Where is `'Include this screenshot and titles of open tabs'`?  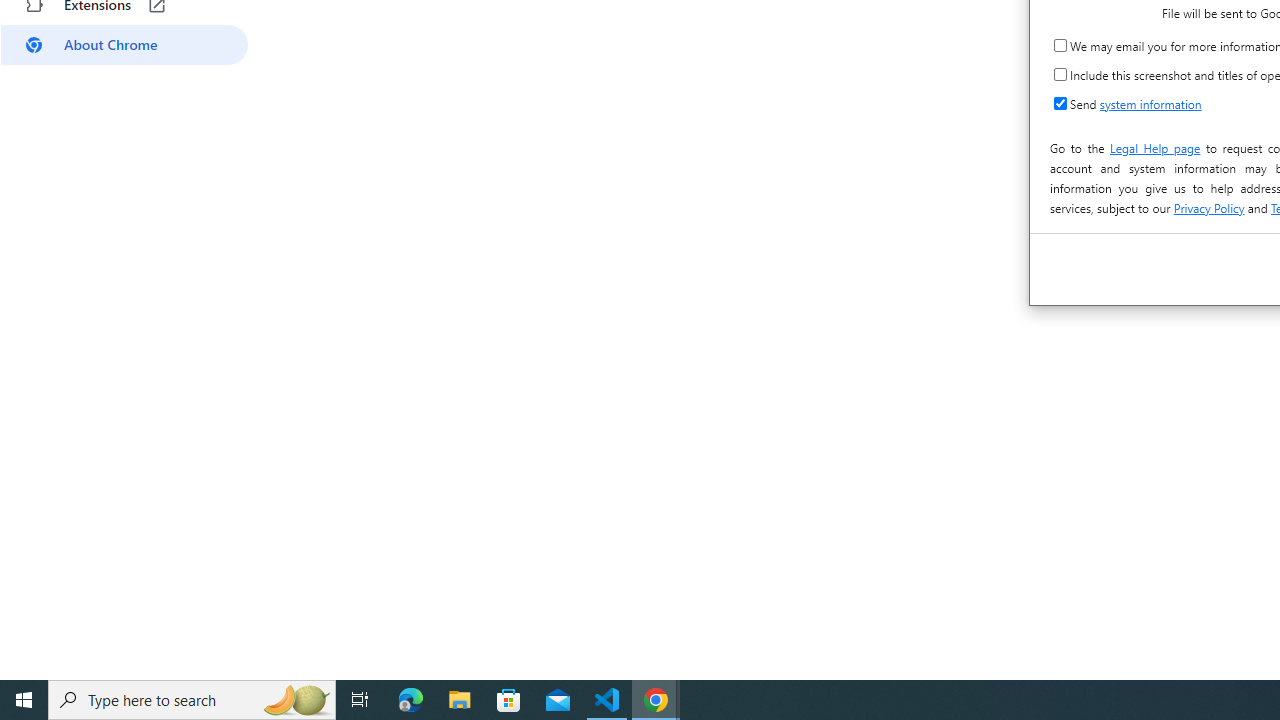
'Include this screenshot and titles of open tabs' is located at coordinates (1059, 73).